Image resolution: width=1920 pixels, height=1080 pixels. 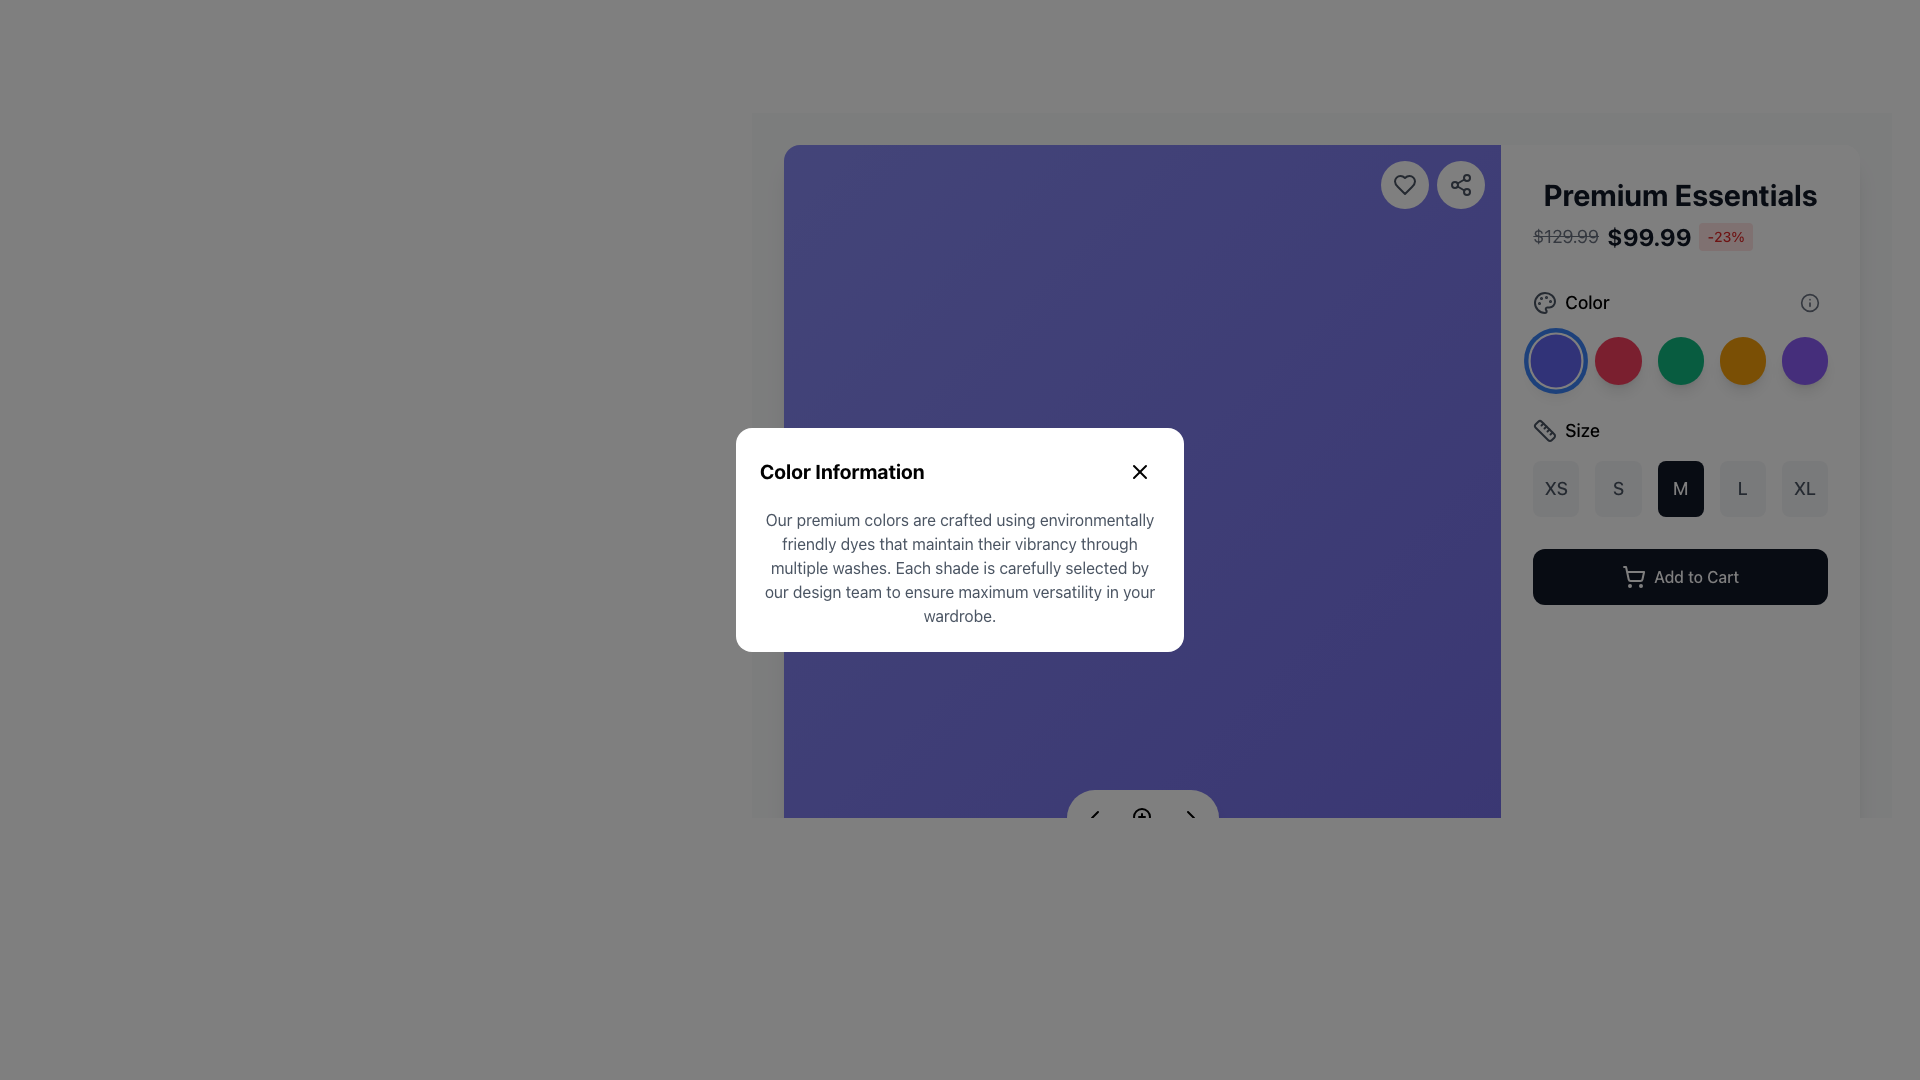 What do you see at coordinates (1680, 361) in the screenshot?
I see `the third circular color selector button labeled 'Forest Green'` at bounding box center [1680, 361].